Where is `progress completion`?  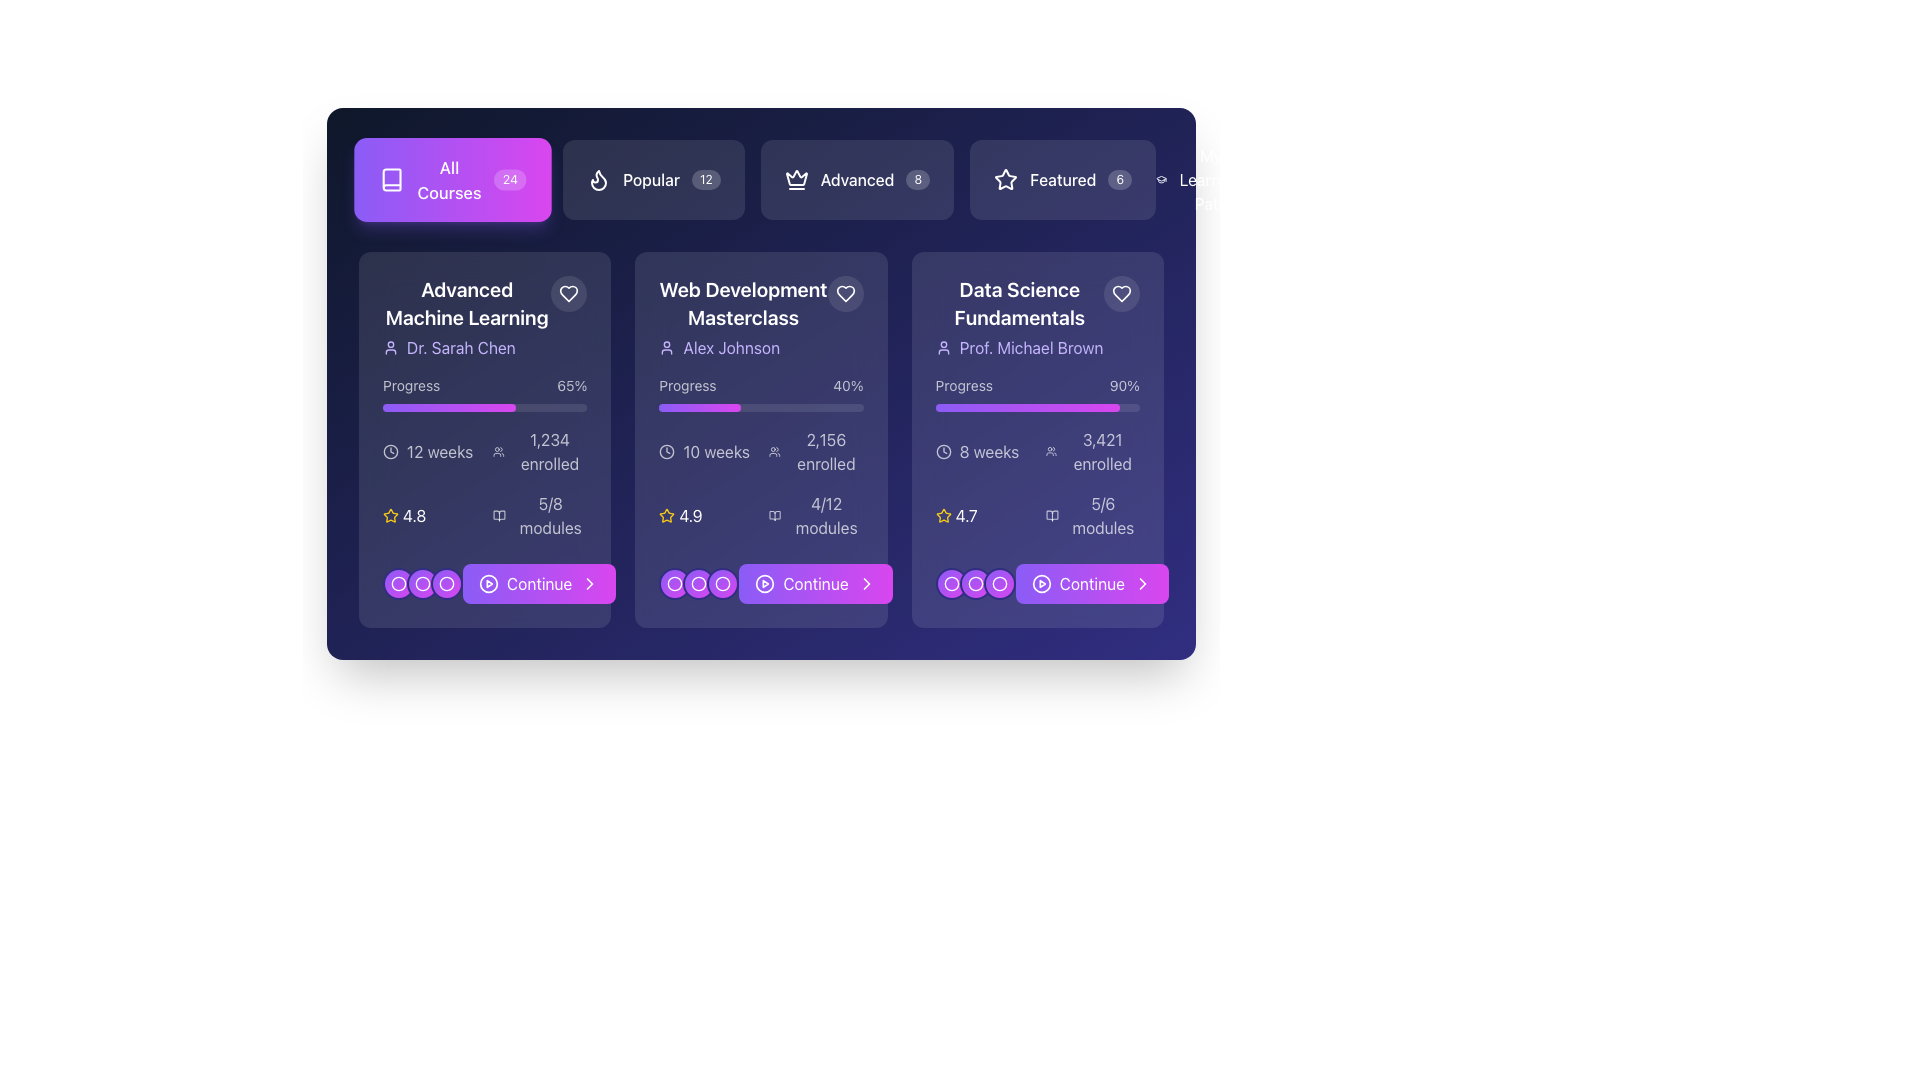
progress completion is located at coordinates (540, 407).